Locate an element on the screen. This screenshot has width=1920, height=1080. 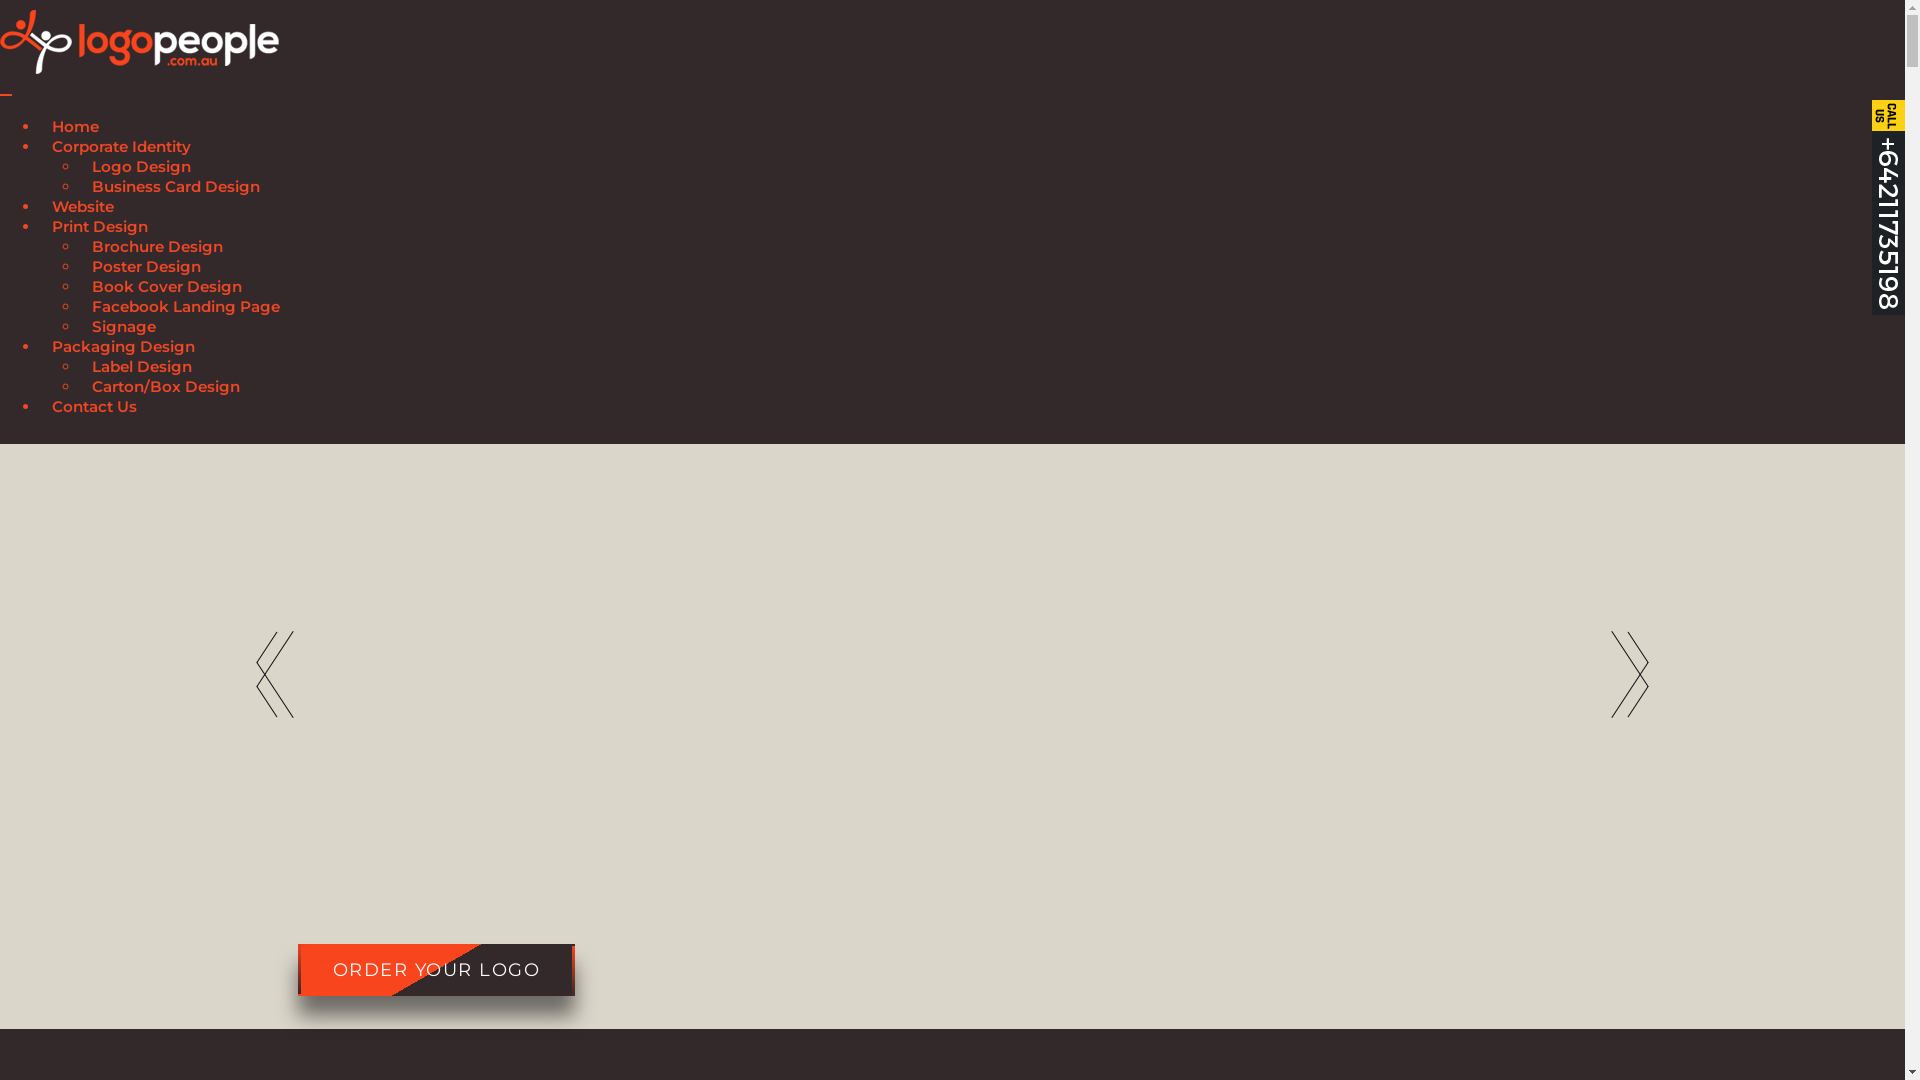
'Facebook Landing Page' is located at coordinates (186, 309).